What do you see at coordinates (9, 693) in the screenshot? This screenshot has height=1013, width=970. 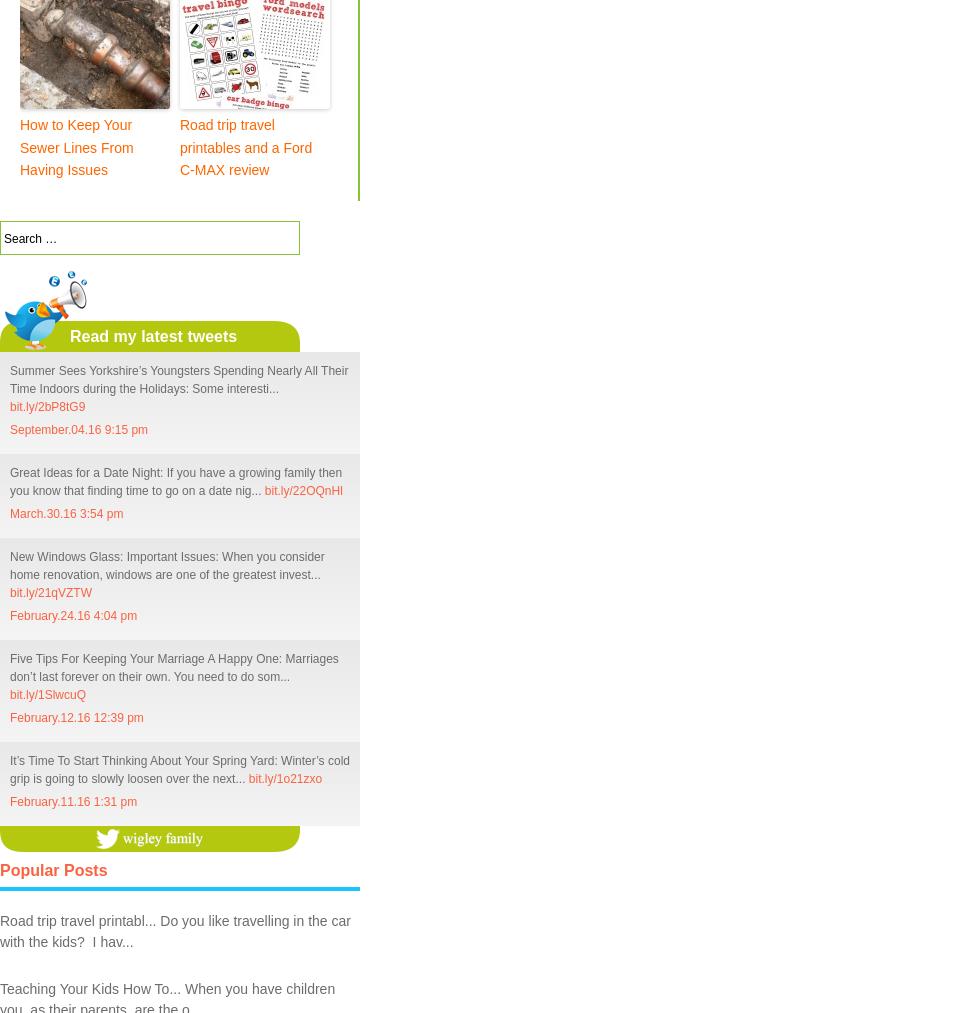 I see `'bit.ly/1SlwcuQ'` at bounding box center [9, 693].